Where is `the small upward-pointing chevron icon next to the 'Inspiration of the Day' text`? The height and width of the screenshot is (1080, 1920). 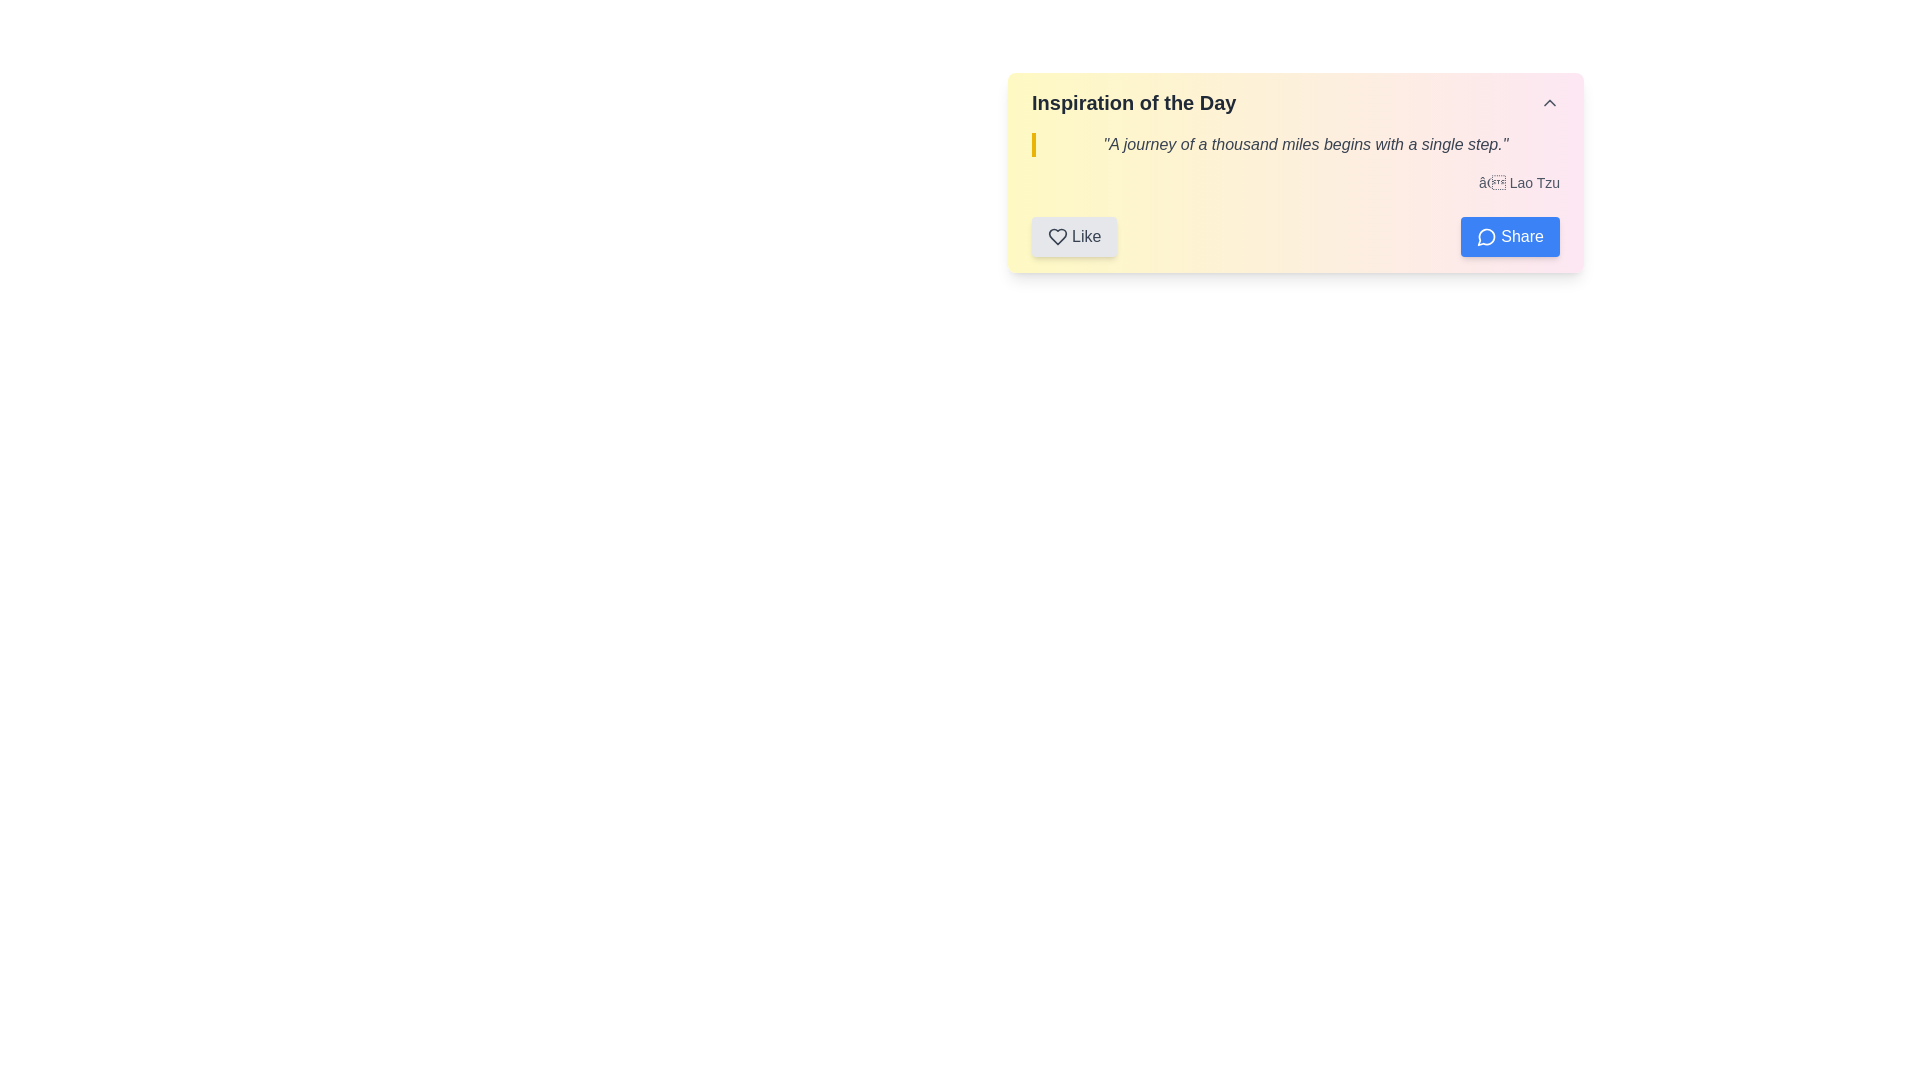 the small upward-pointing chevron icon next to the 'Inspiration of the Day' text is located at coordinates (1549, 103).